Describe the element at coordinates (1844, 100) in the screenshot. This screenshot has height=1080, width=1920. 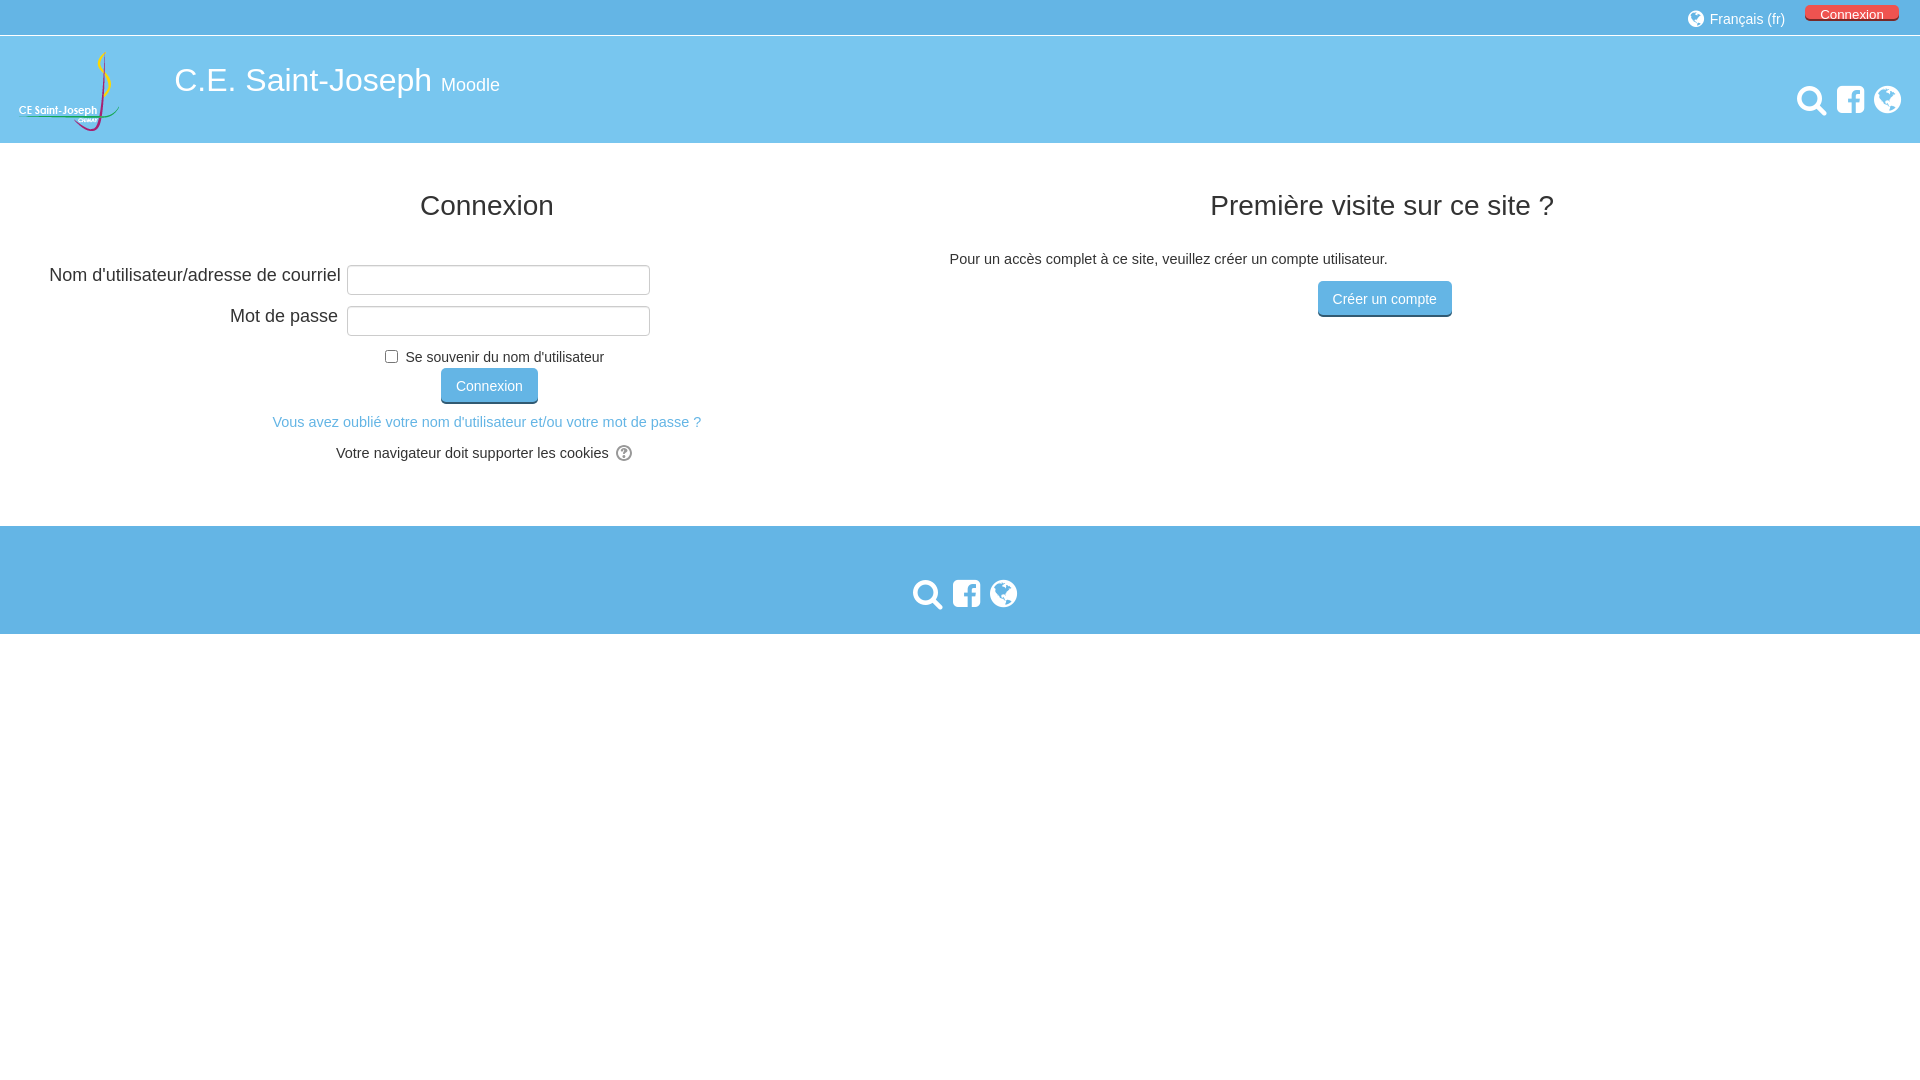
I see `'Facebook'` at that location.